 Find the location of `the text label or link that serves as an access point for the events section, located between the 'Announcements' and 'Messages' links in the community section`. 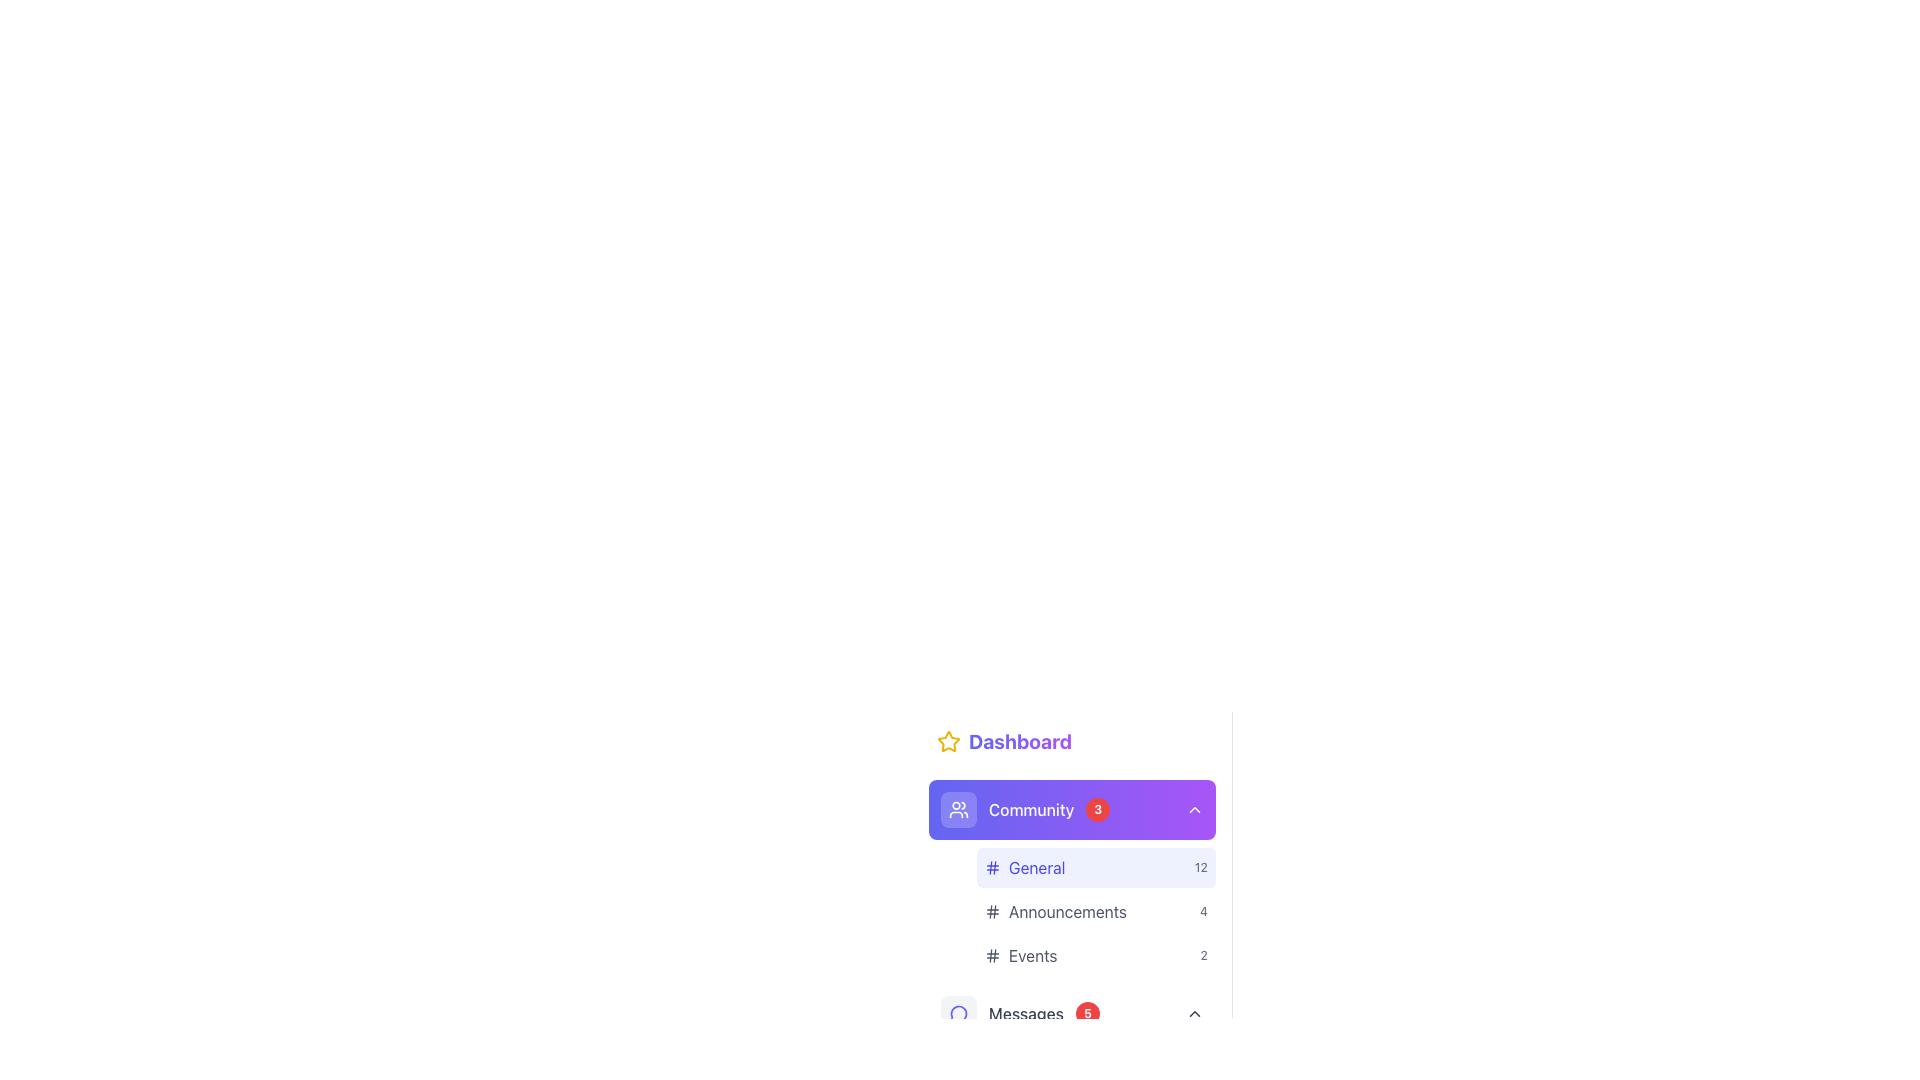

the text label or link that serves as an access point for the events section, located between the 'Announcements' and 'Messages' links in the community section is located at coordinates (1033, 955).